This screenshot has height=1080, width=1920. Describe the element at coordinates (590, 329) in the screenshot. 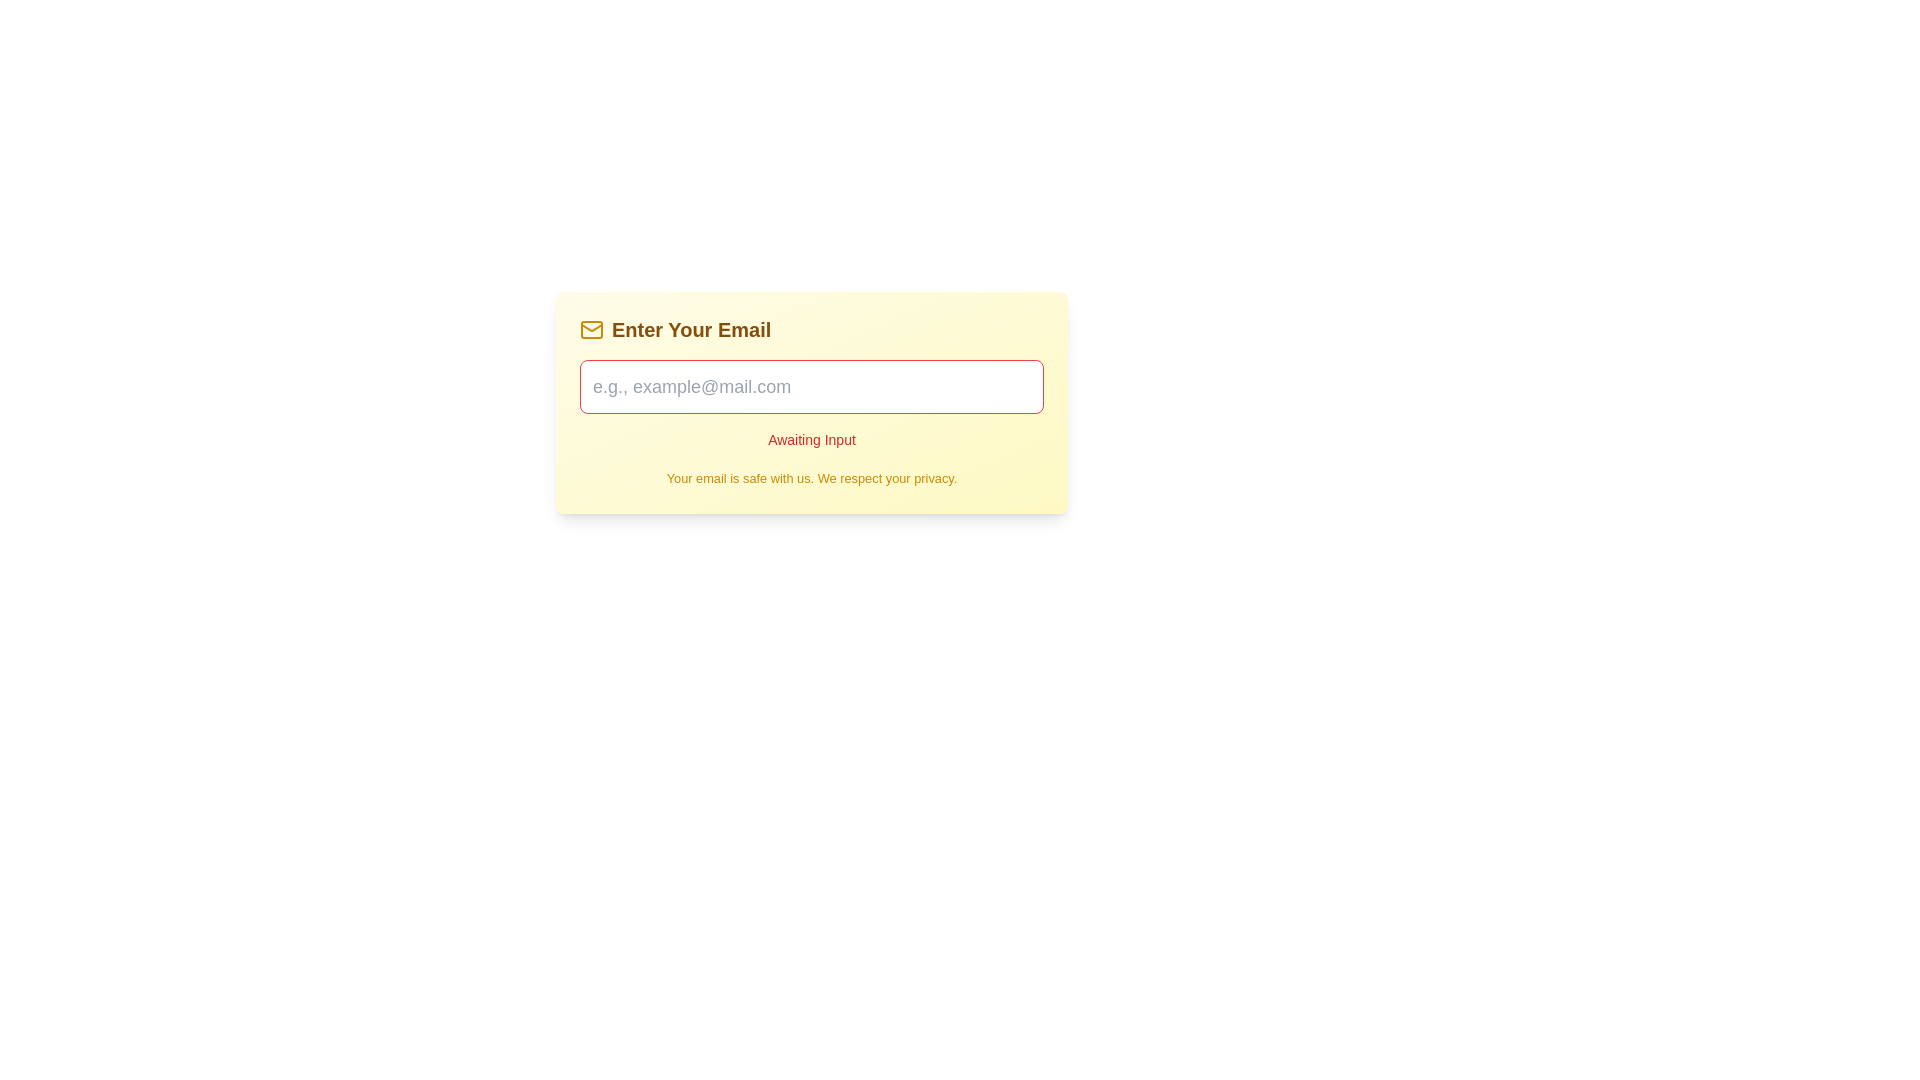

I see `the bottom rectangle component of the envelope icon located near the 'Enter Your Email' label` at that location.